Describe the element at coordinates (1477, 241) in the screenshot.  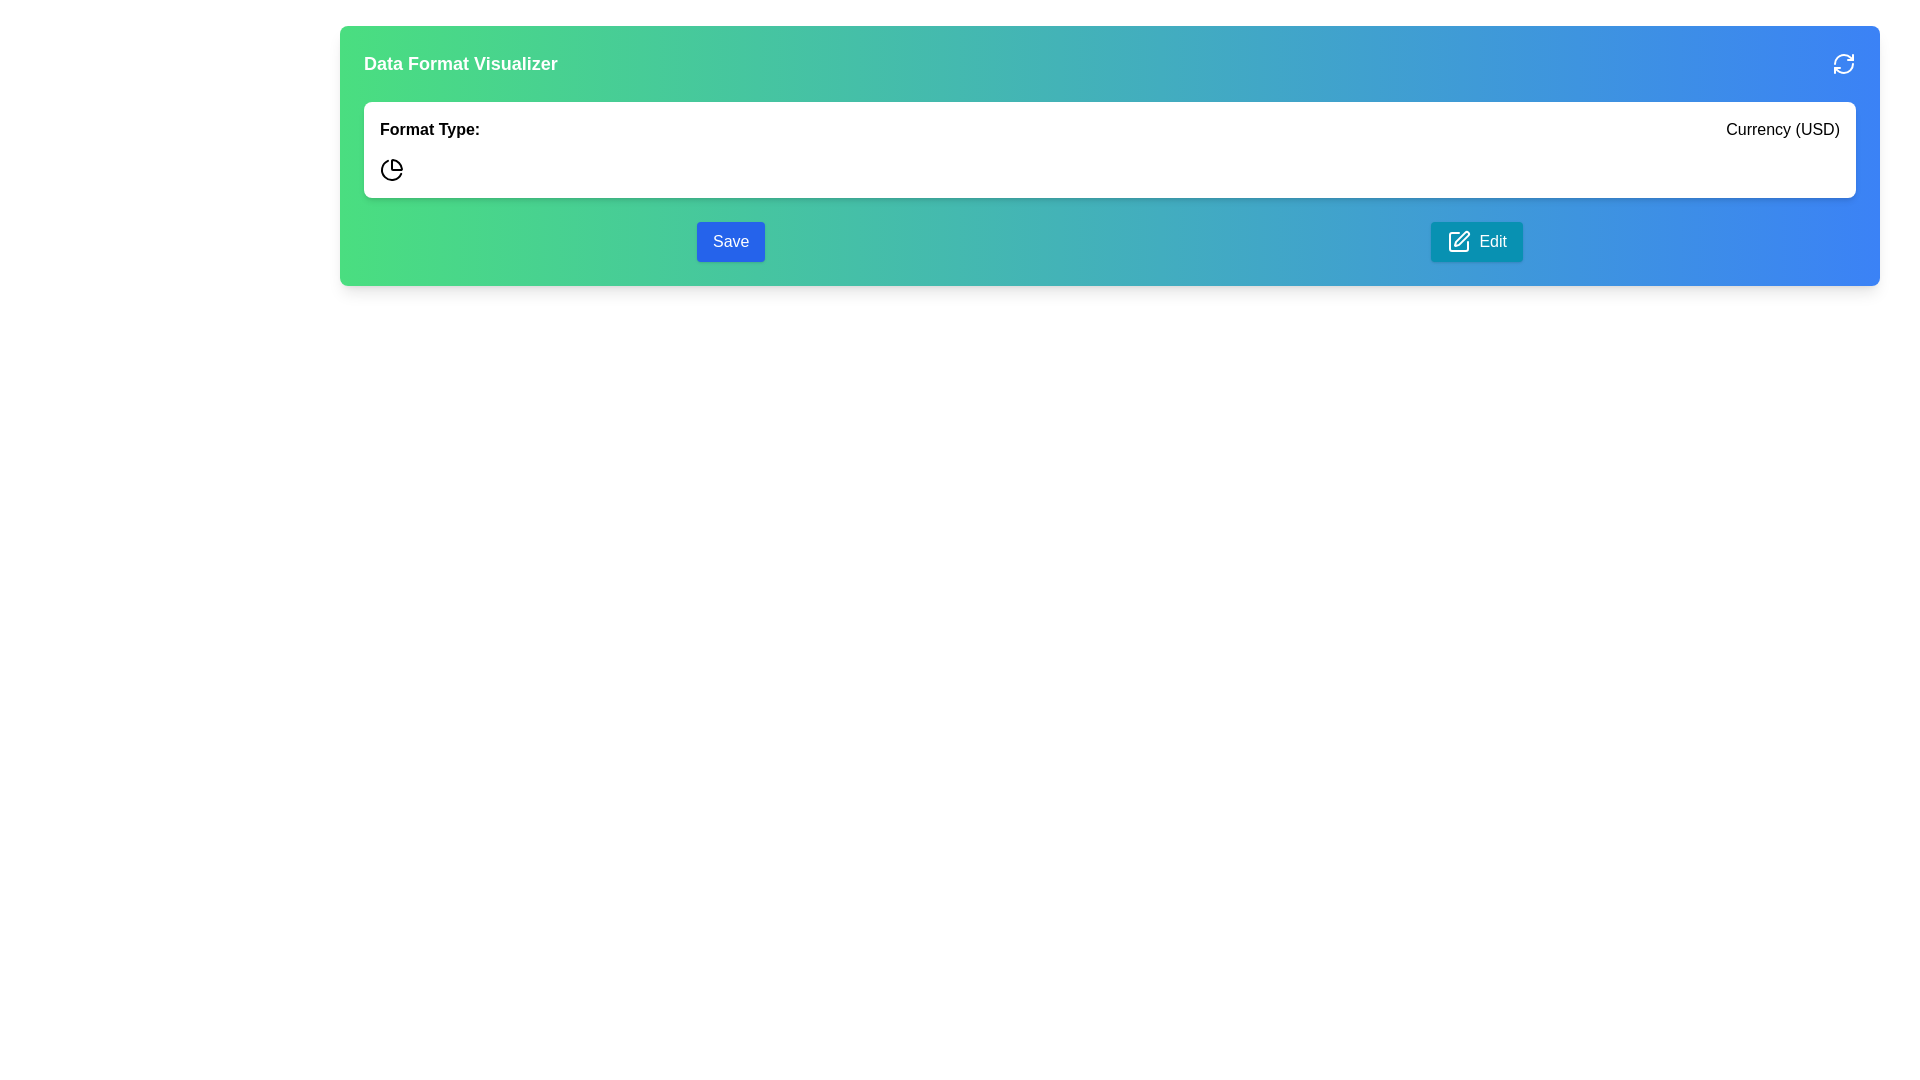
I see `the 'Edit' button` at that location.